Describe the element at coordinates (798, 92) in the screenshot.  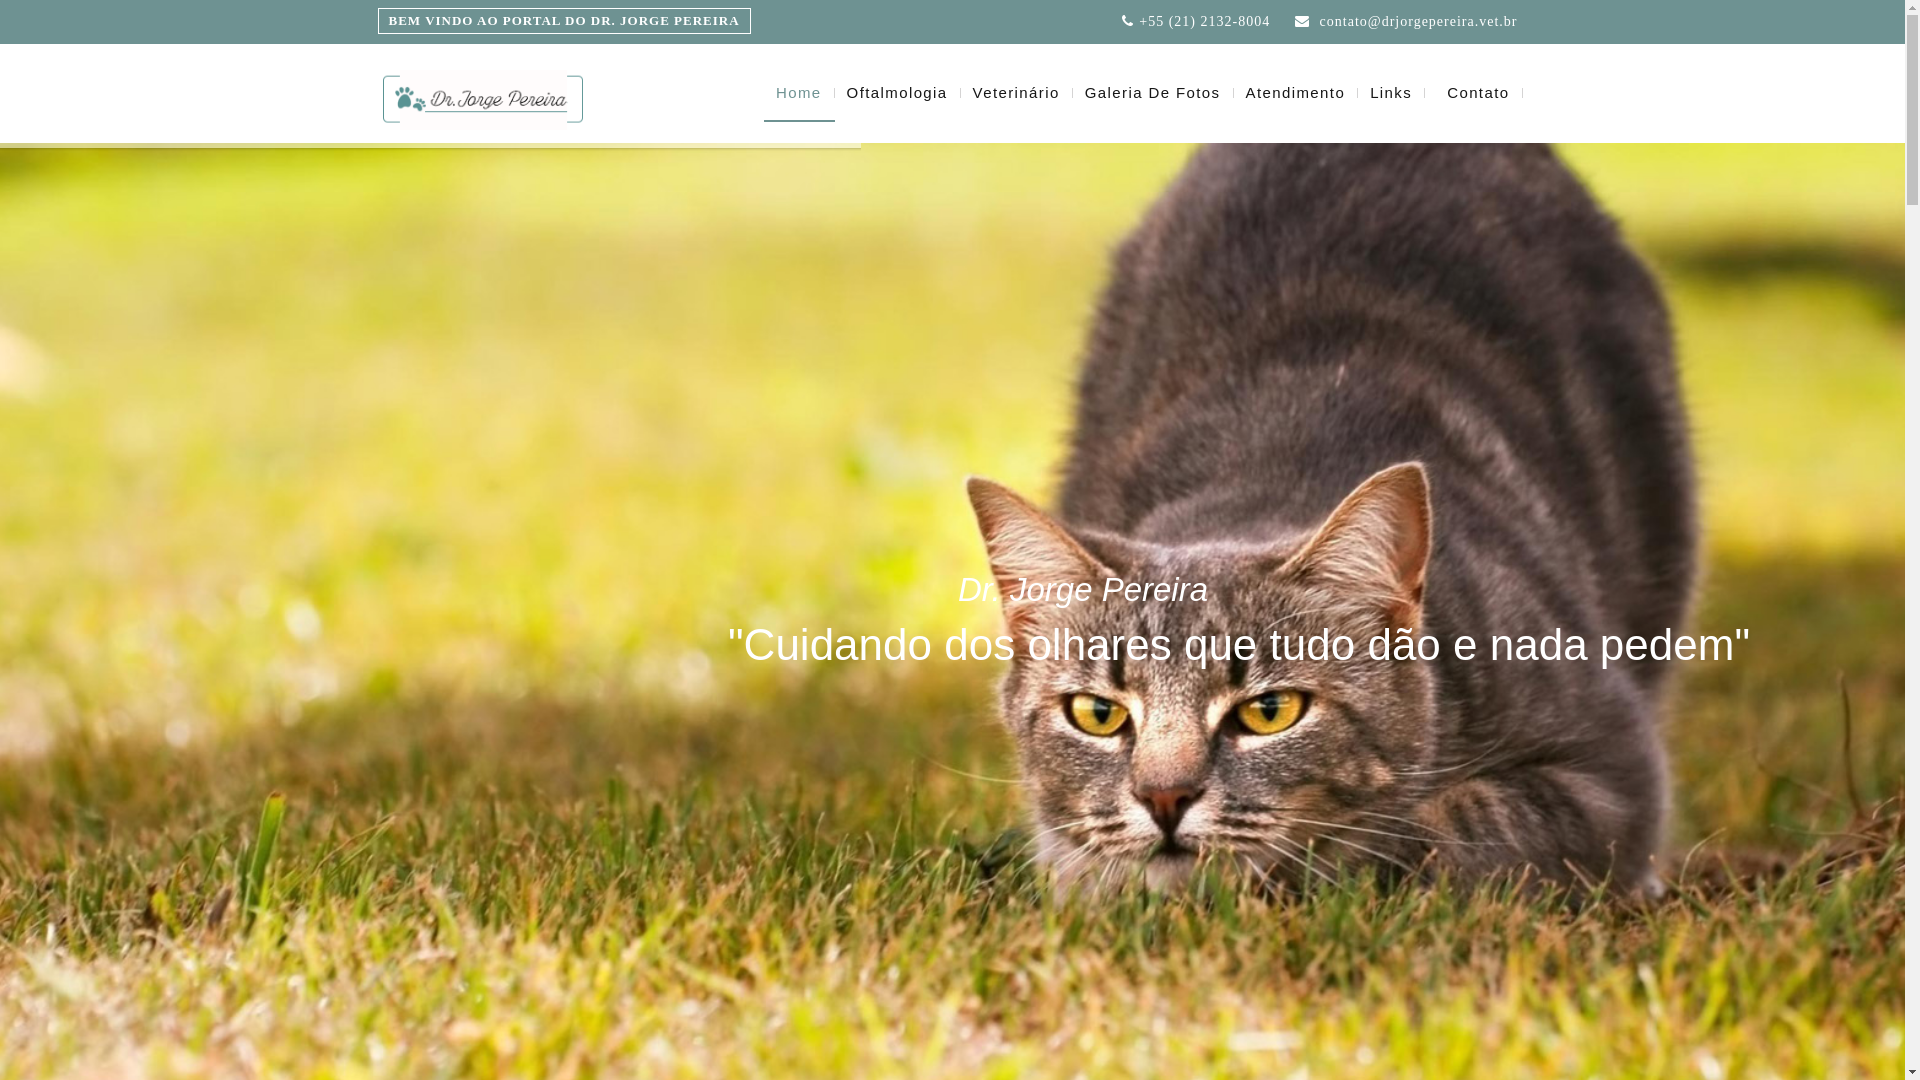
I see `'Home'` at that location.